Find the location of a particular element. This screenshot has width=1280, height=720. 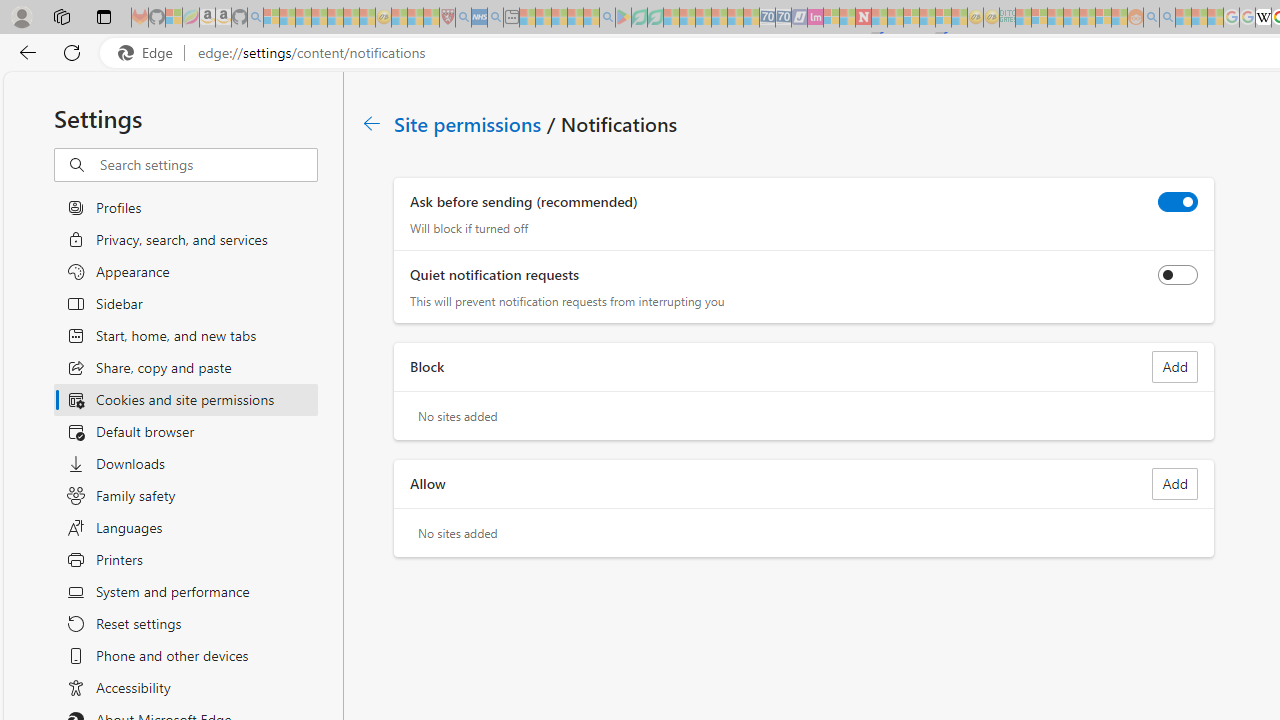

'Trusted Community Engagement and Contributions | Guidelines' is located at coordinates (879, 17).